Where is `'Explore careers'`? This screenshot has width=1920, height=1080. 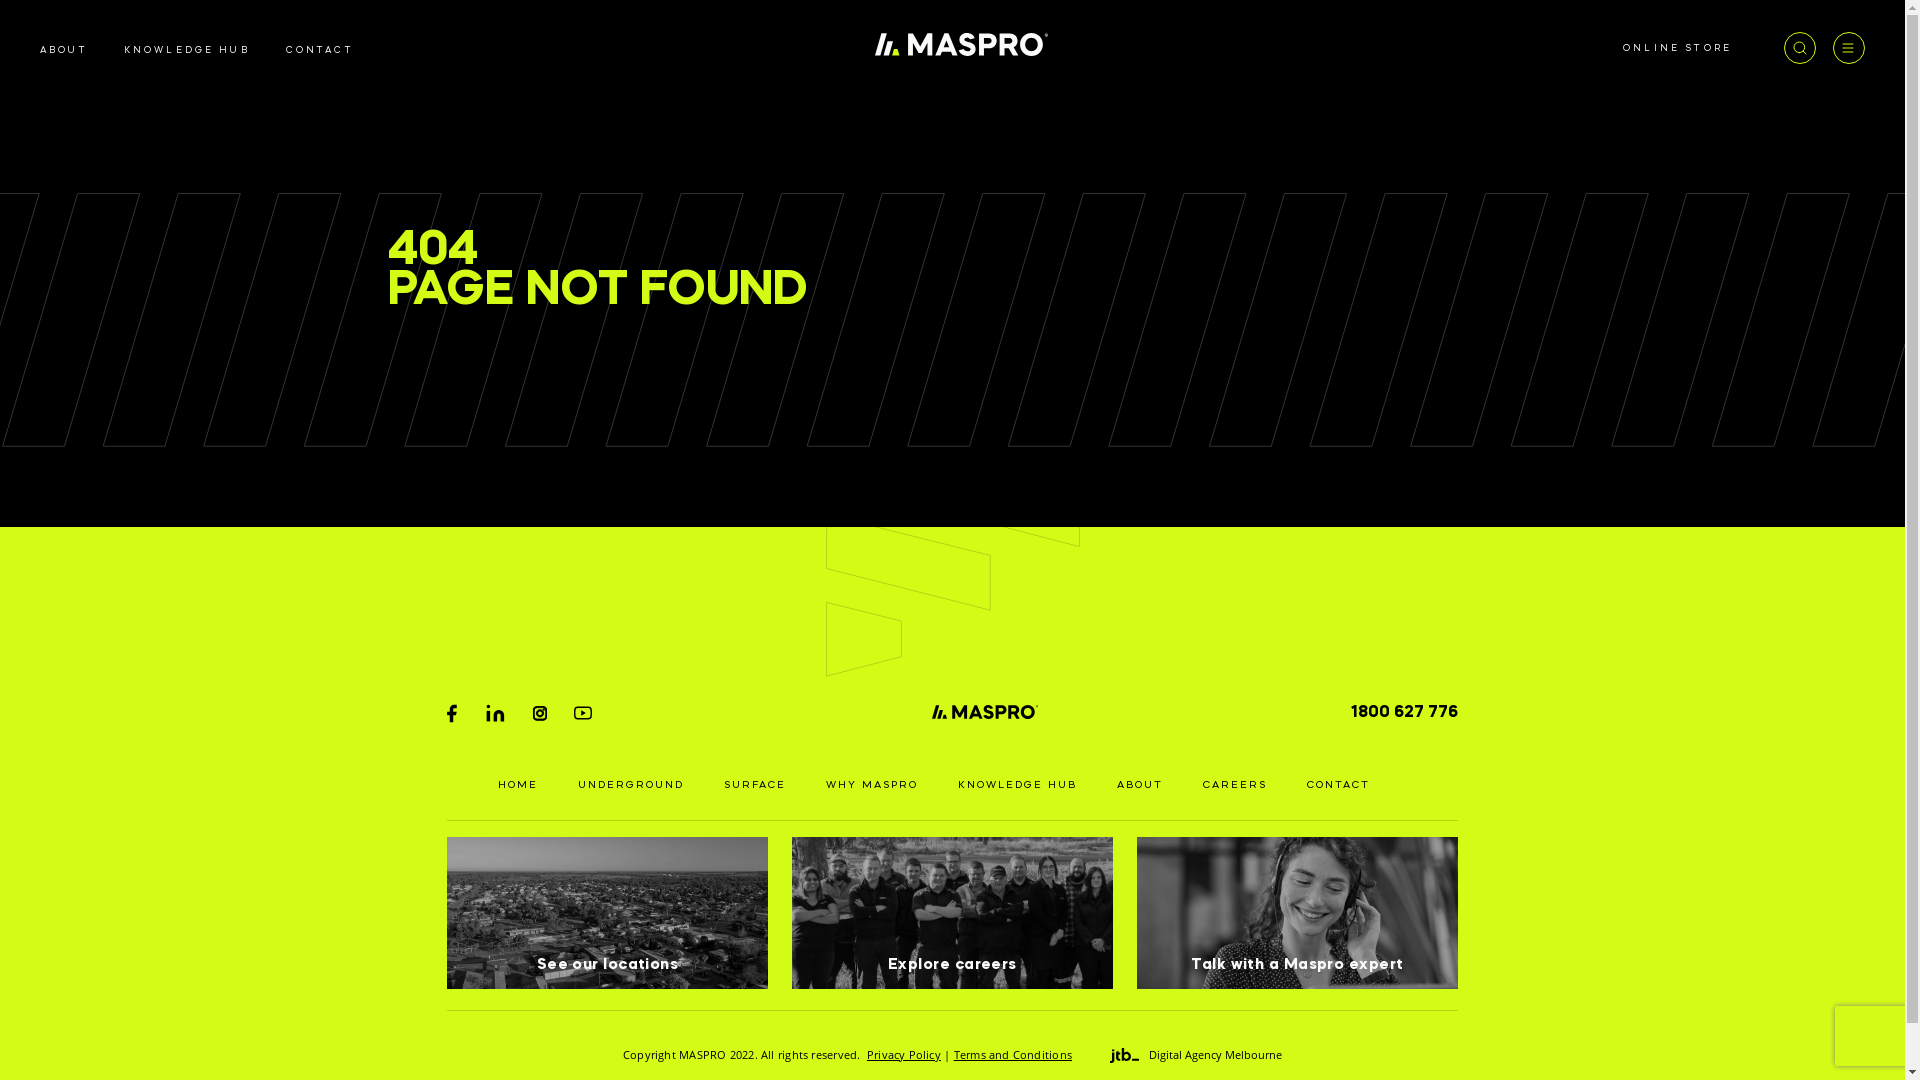
'Explore careers' is located at coordinates (951, 913).